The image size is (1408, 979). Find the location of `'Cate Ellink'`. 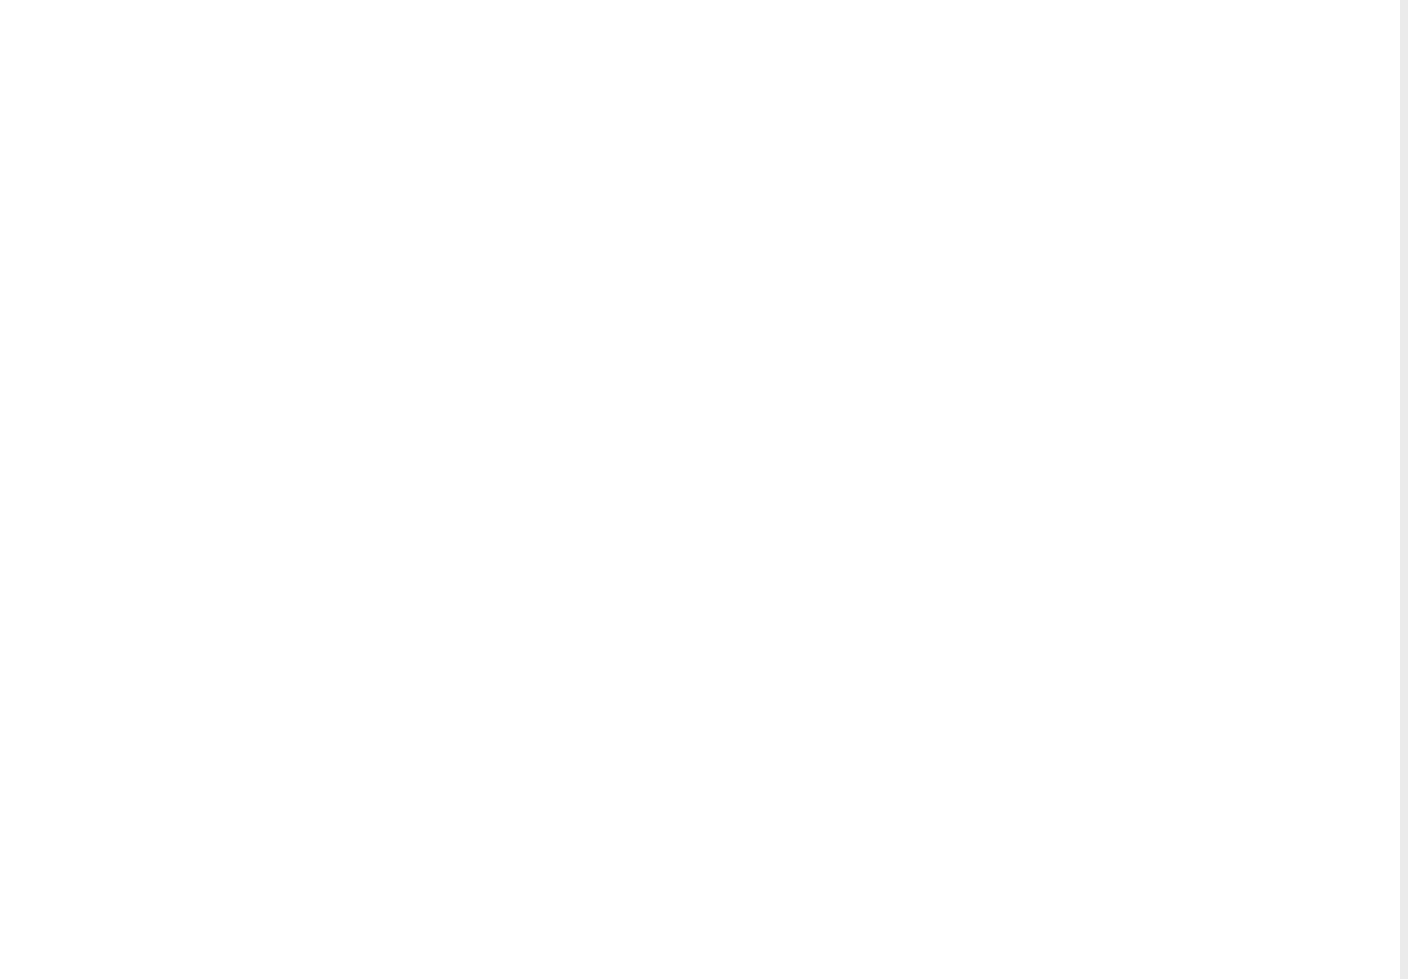

'Cate Ellink' is located at coordinates (22, 78).